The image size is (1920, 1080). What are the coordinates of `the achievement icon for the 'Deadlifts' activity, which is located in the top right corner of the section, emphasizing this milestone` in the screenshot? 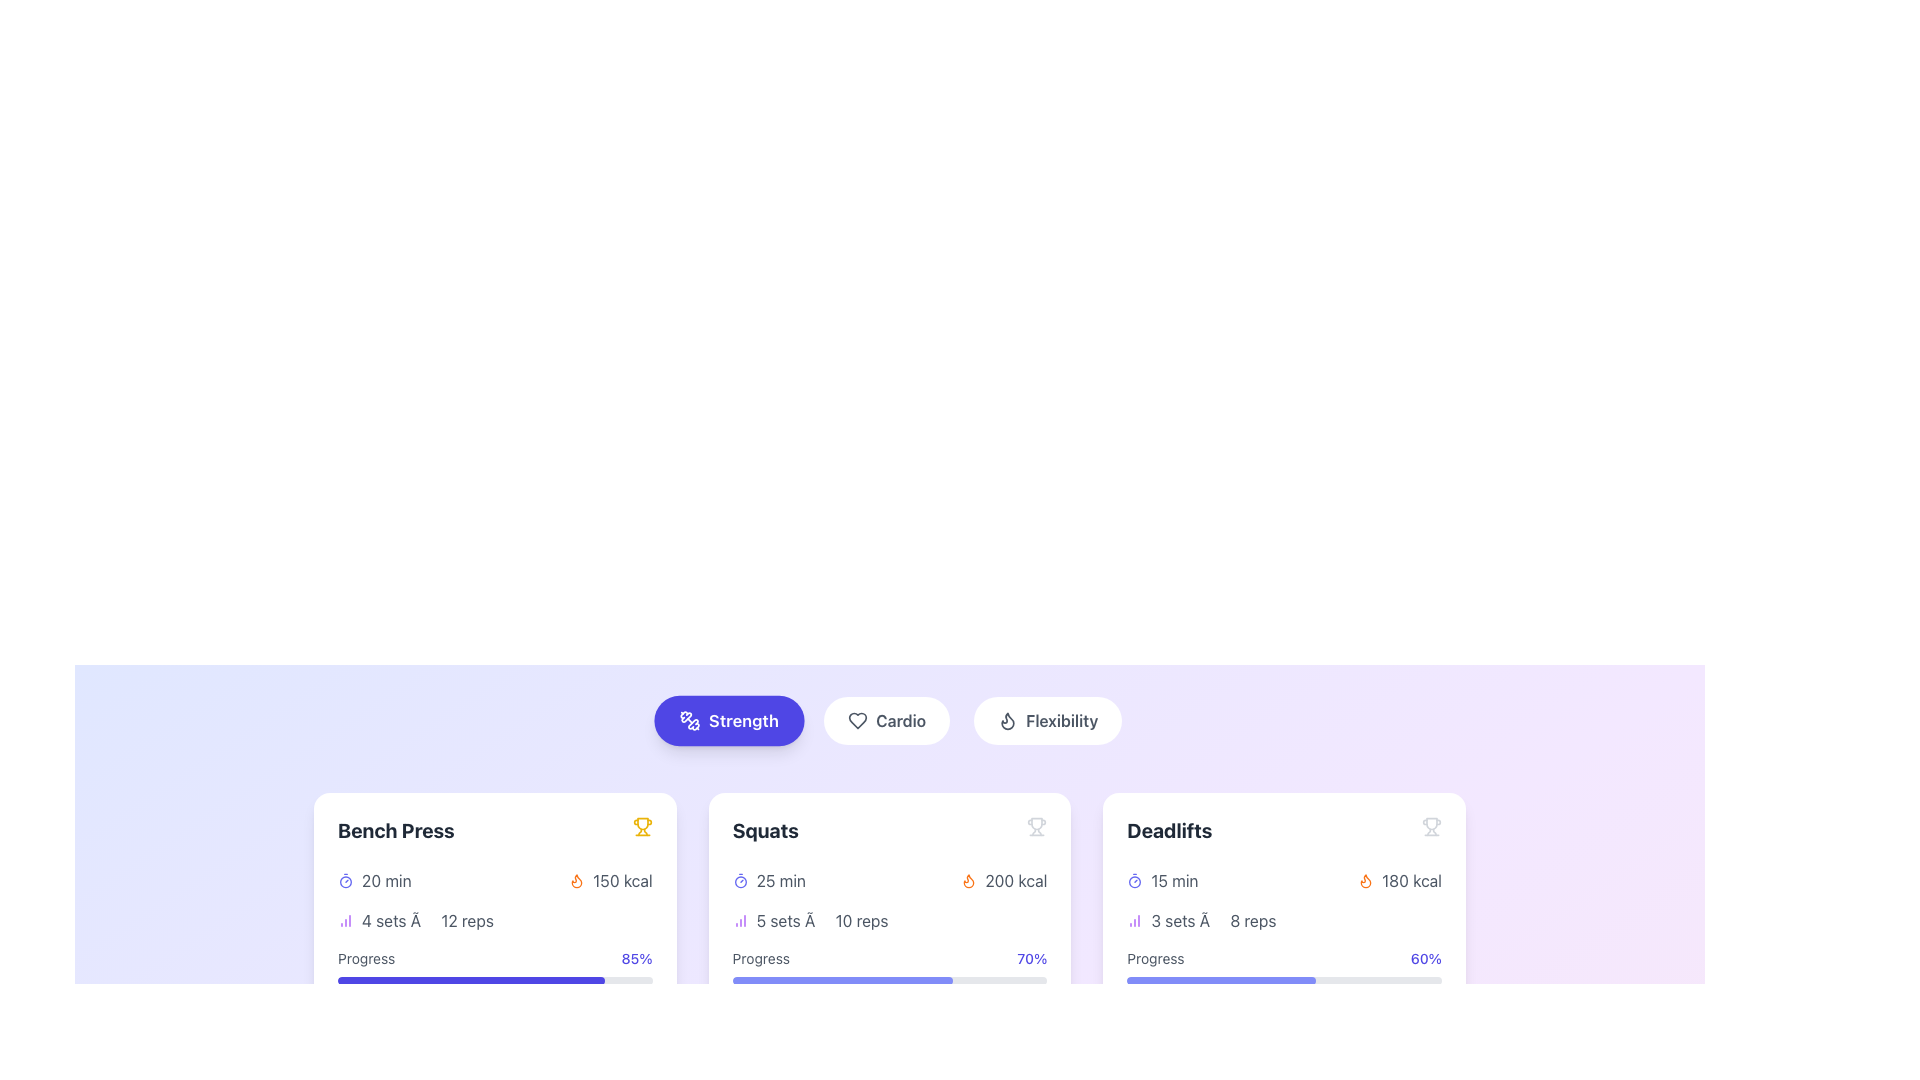 It's located at (1430, 826).